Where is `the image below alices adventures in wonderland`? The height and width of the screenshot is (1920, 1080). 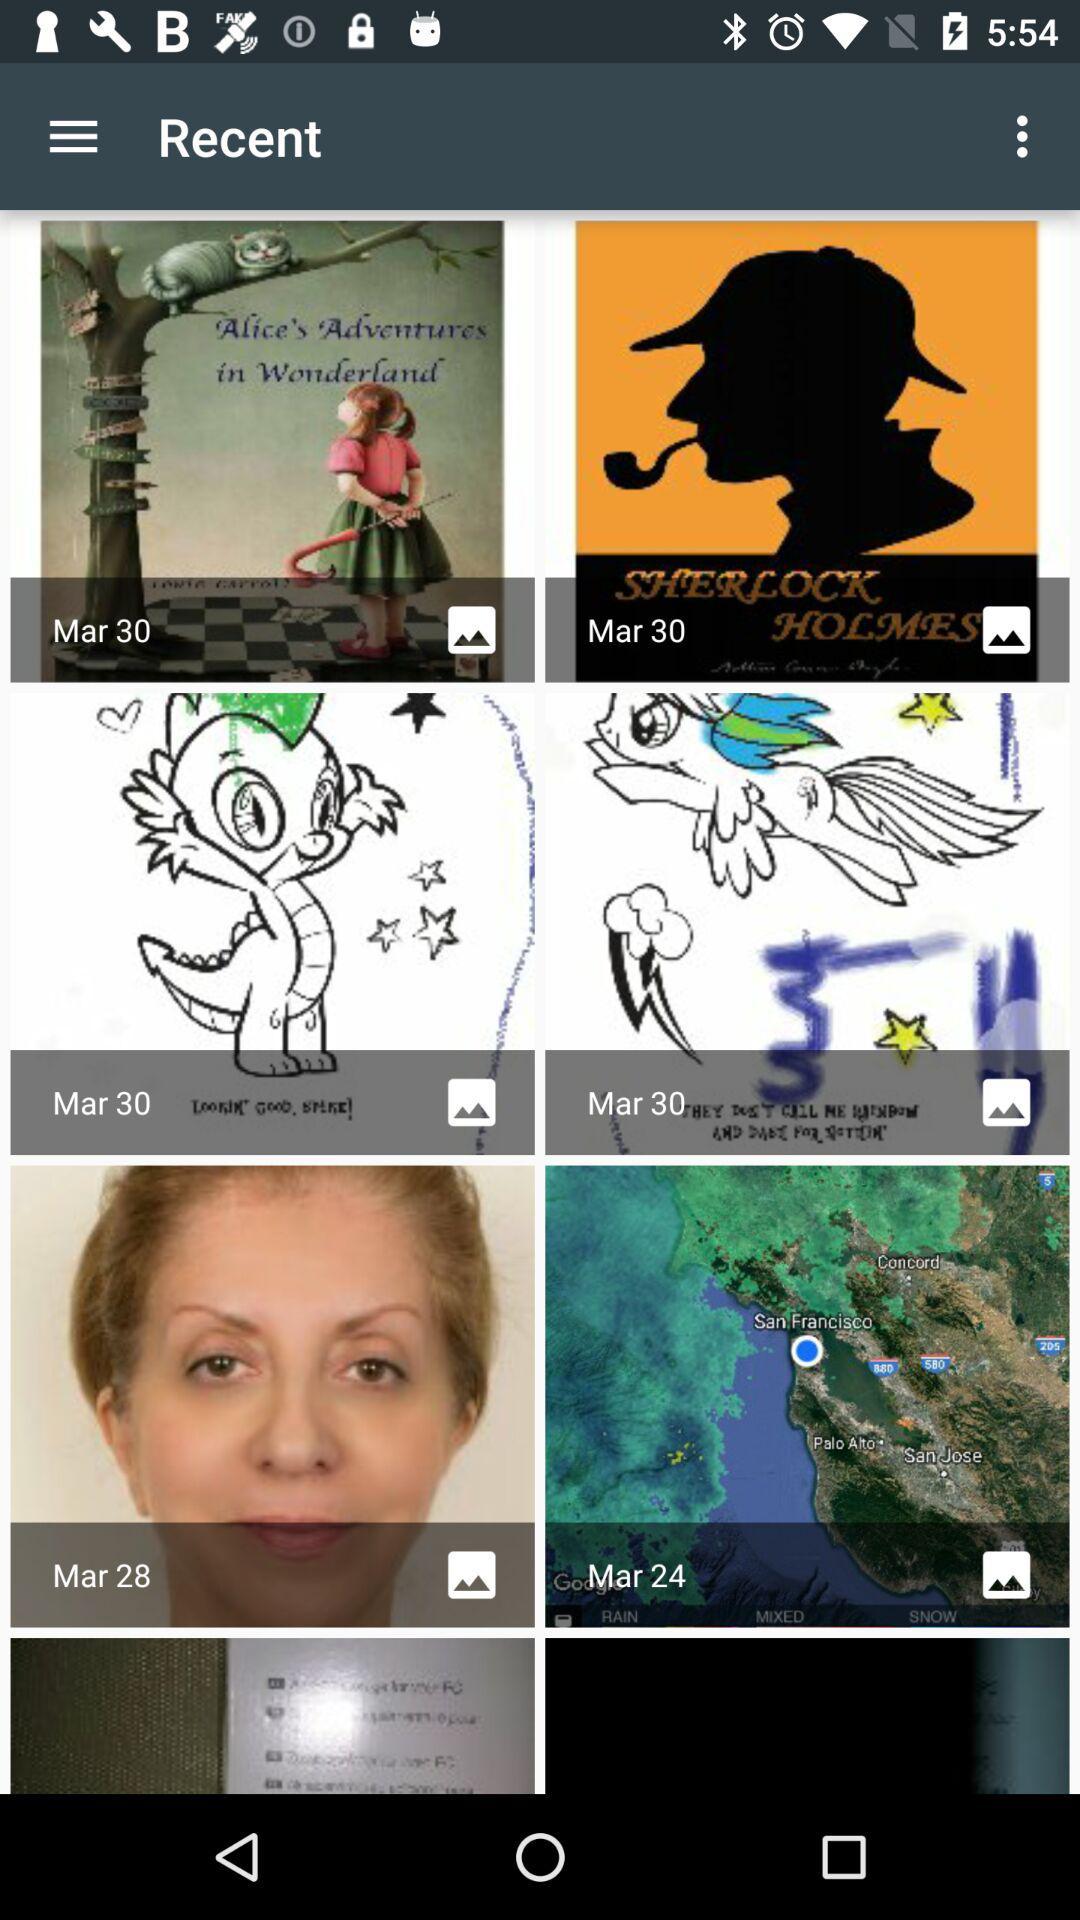 the image below alices adventures in wonderland is located at coordinates (273, 923).